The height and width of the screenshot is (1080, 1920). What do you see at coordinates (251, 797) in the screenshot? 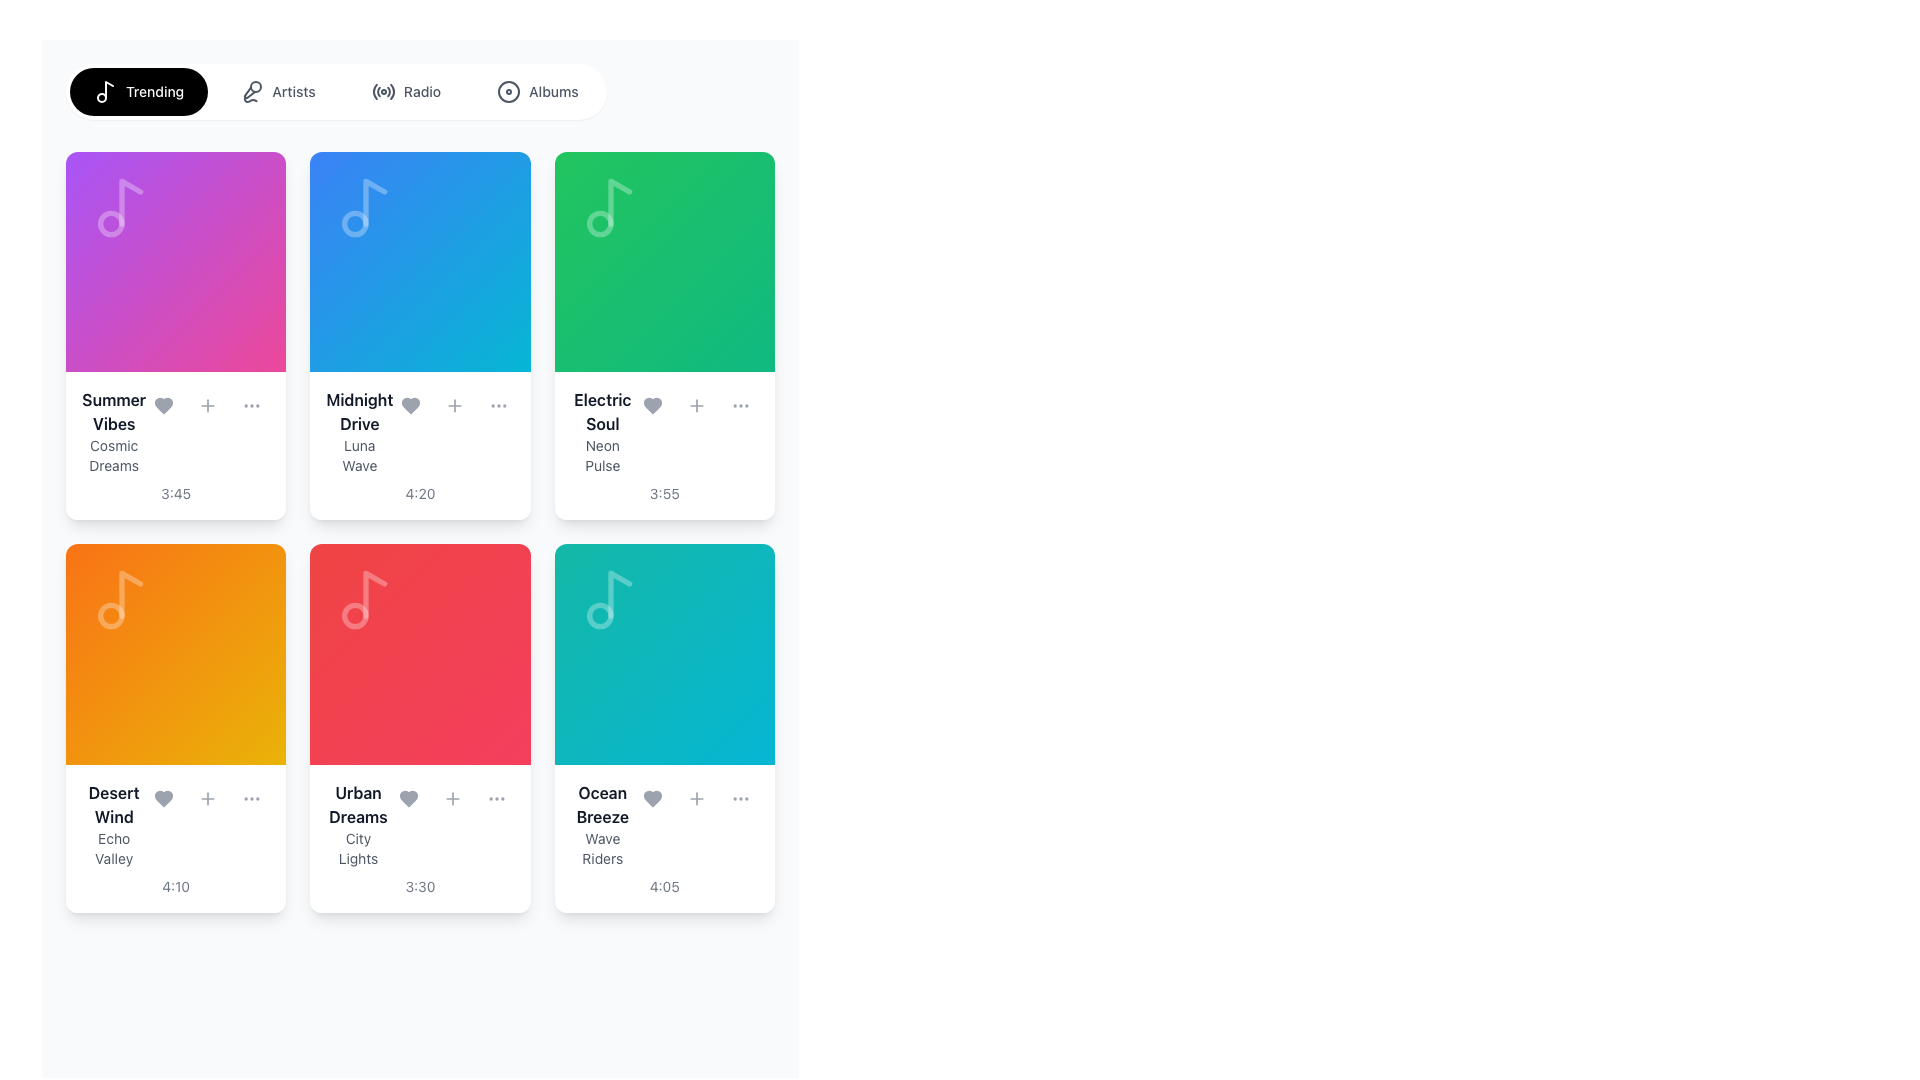
I see `the three-dot menu icon located in the bottom-right section of the 'Desert Wind' music track details card` at bounding box center [251, 797].